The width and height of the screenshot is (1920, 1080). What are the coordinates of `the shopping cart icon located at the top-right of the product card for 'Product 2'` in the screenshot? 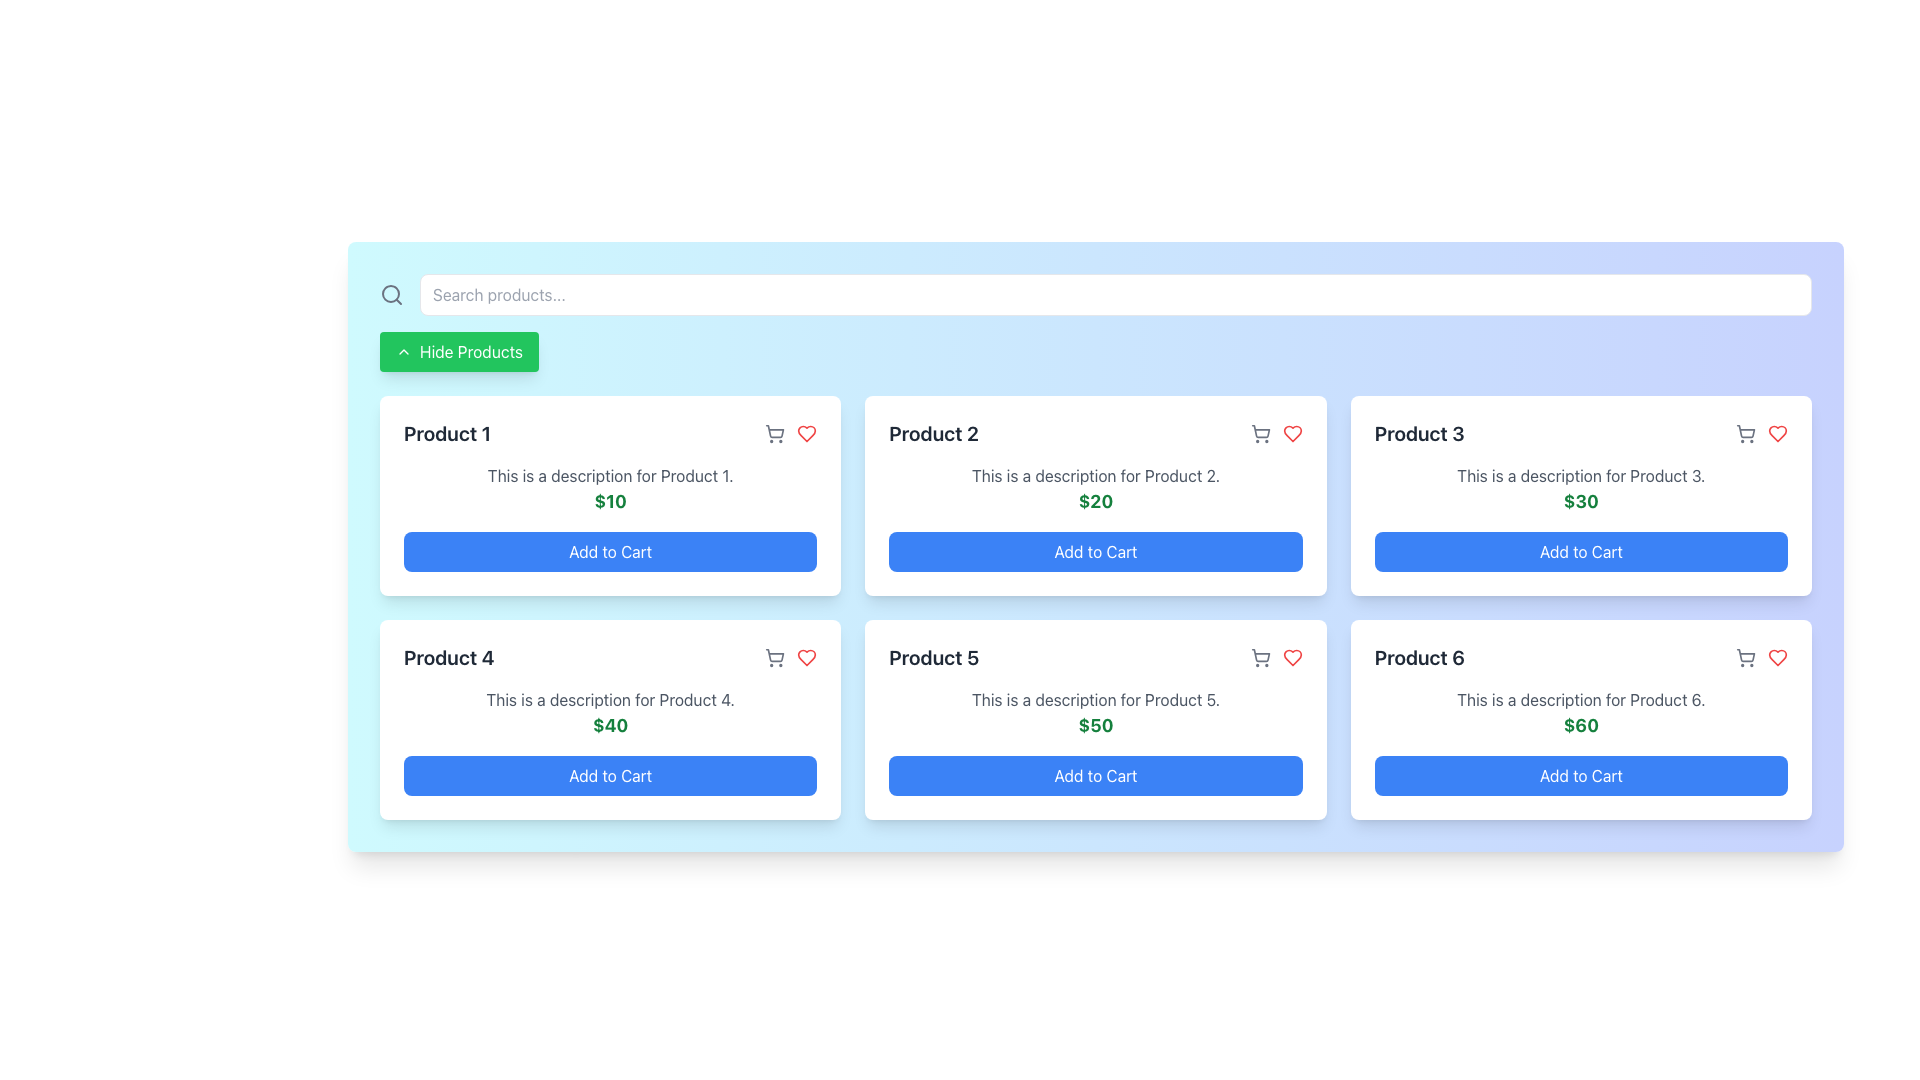 It's located at (1258, 430).